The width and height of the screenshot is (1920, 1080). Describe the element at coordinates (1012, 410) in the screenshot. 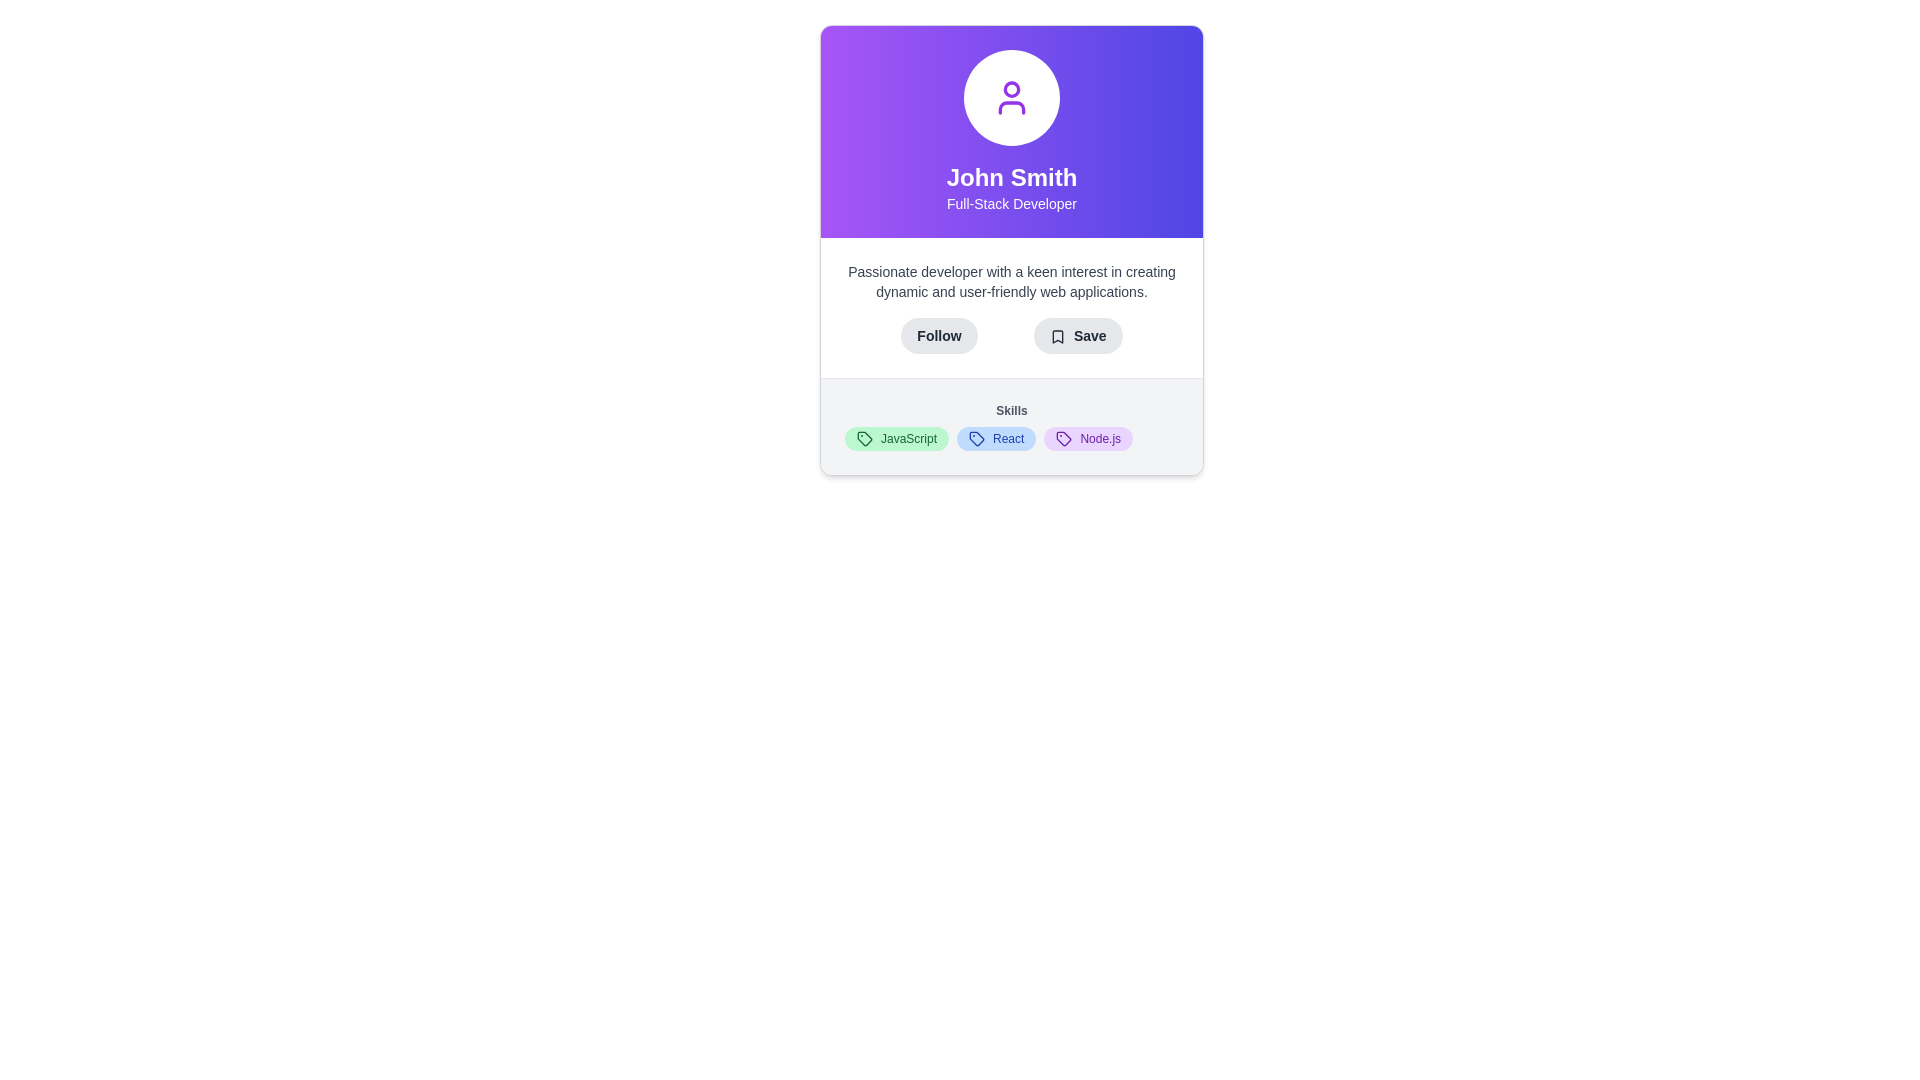

I see `the 'Skills' heading text label, which is a smaller, bold, gray font aligned to the left, located above the tags 'JavaScript', 'React', and 'Node.js'` at that location.